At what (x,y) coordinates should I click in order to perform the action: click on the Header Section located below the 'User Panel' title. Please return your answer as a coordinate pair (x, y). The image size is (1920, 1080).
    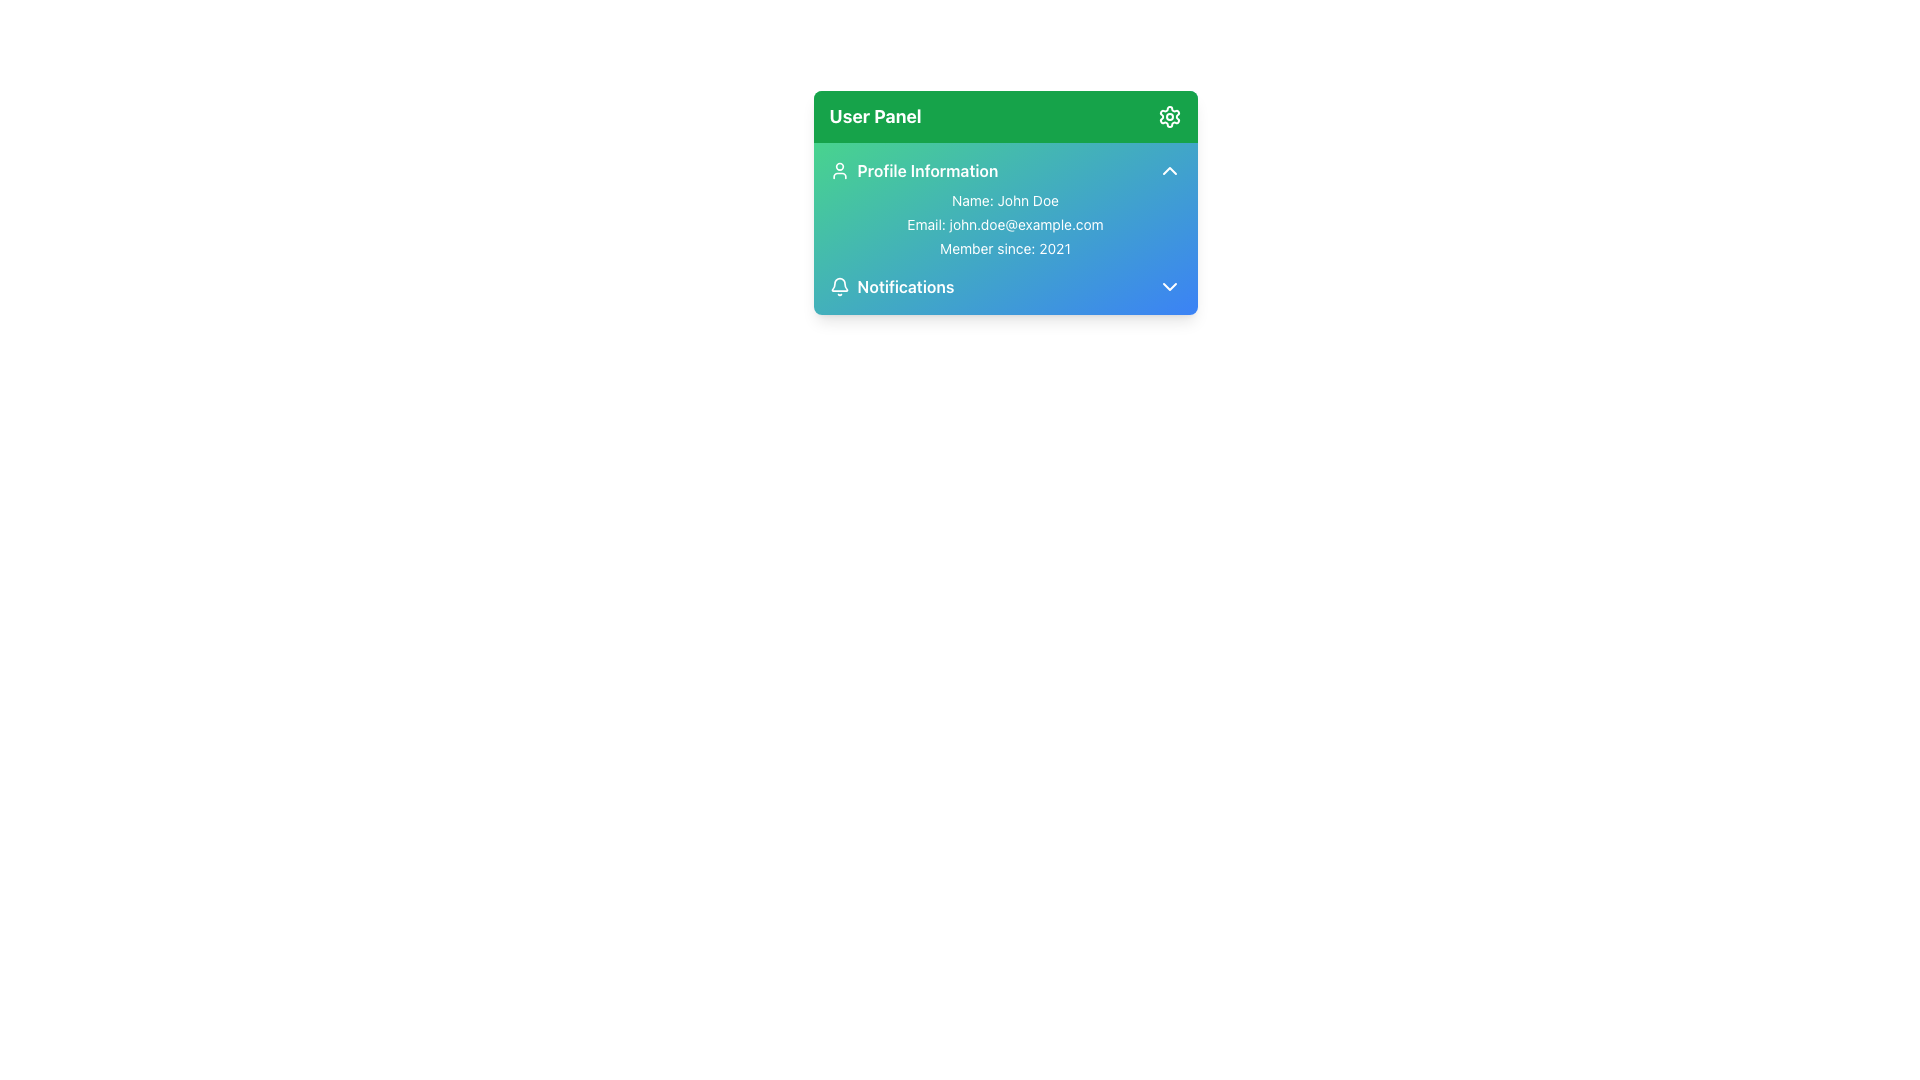
    Looking at the image, I should click on (1005, 169).